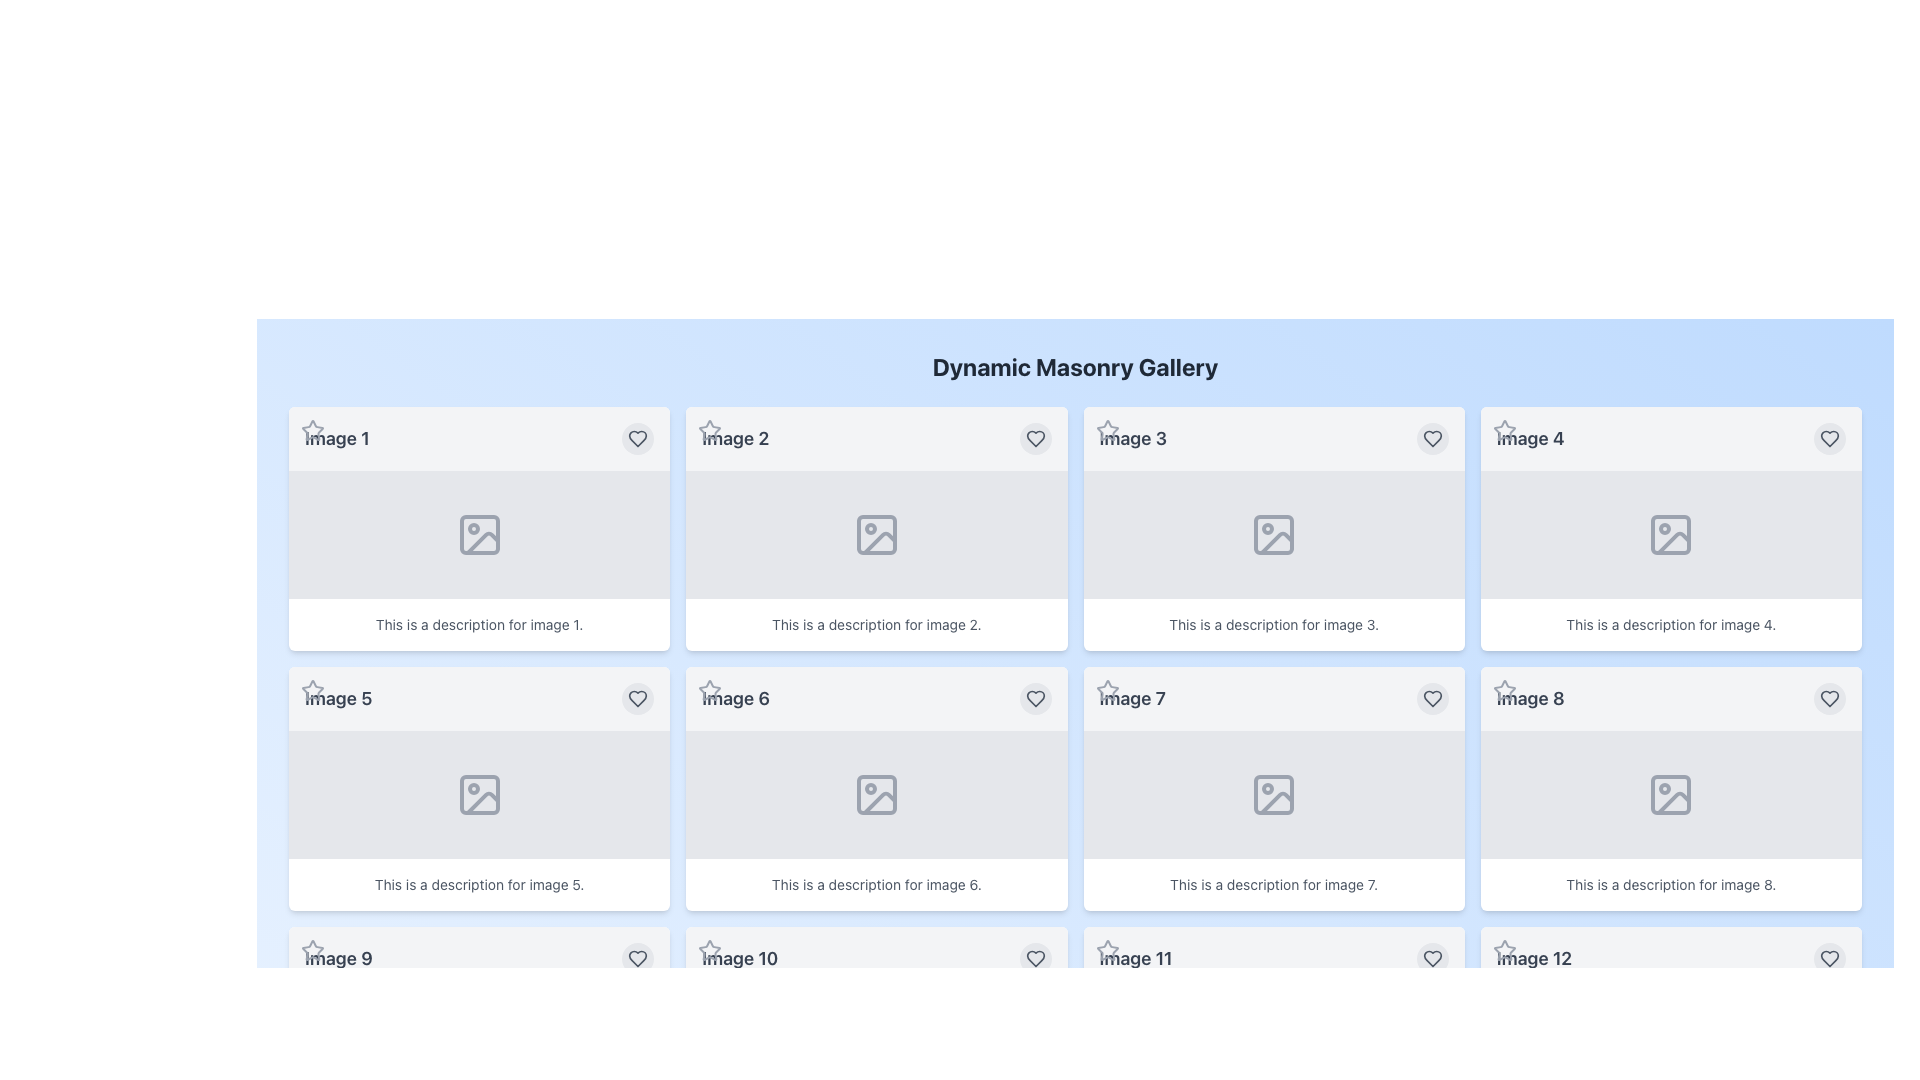 The image size is (1920, 1080). I want to click on the circular favorite button with a heart-shaped icon located in the top right corner of the card labeled 'Image 7', so click(1431, 697).